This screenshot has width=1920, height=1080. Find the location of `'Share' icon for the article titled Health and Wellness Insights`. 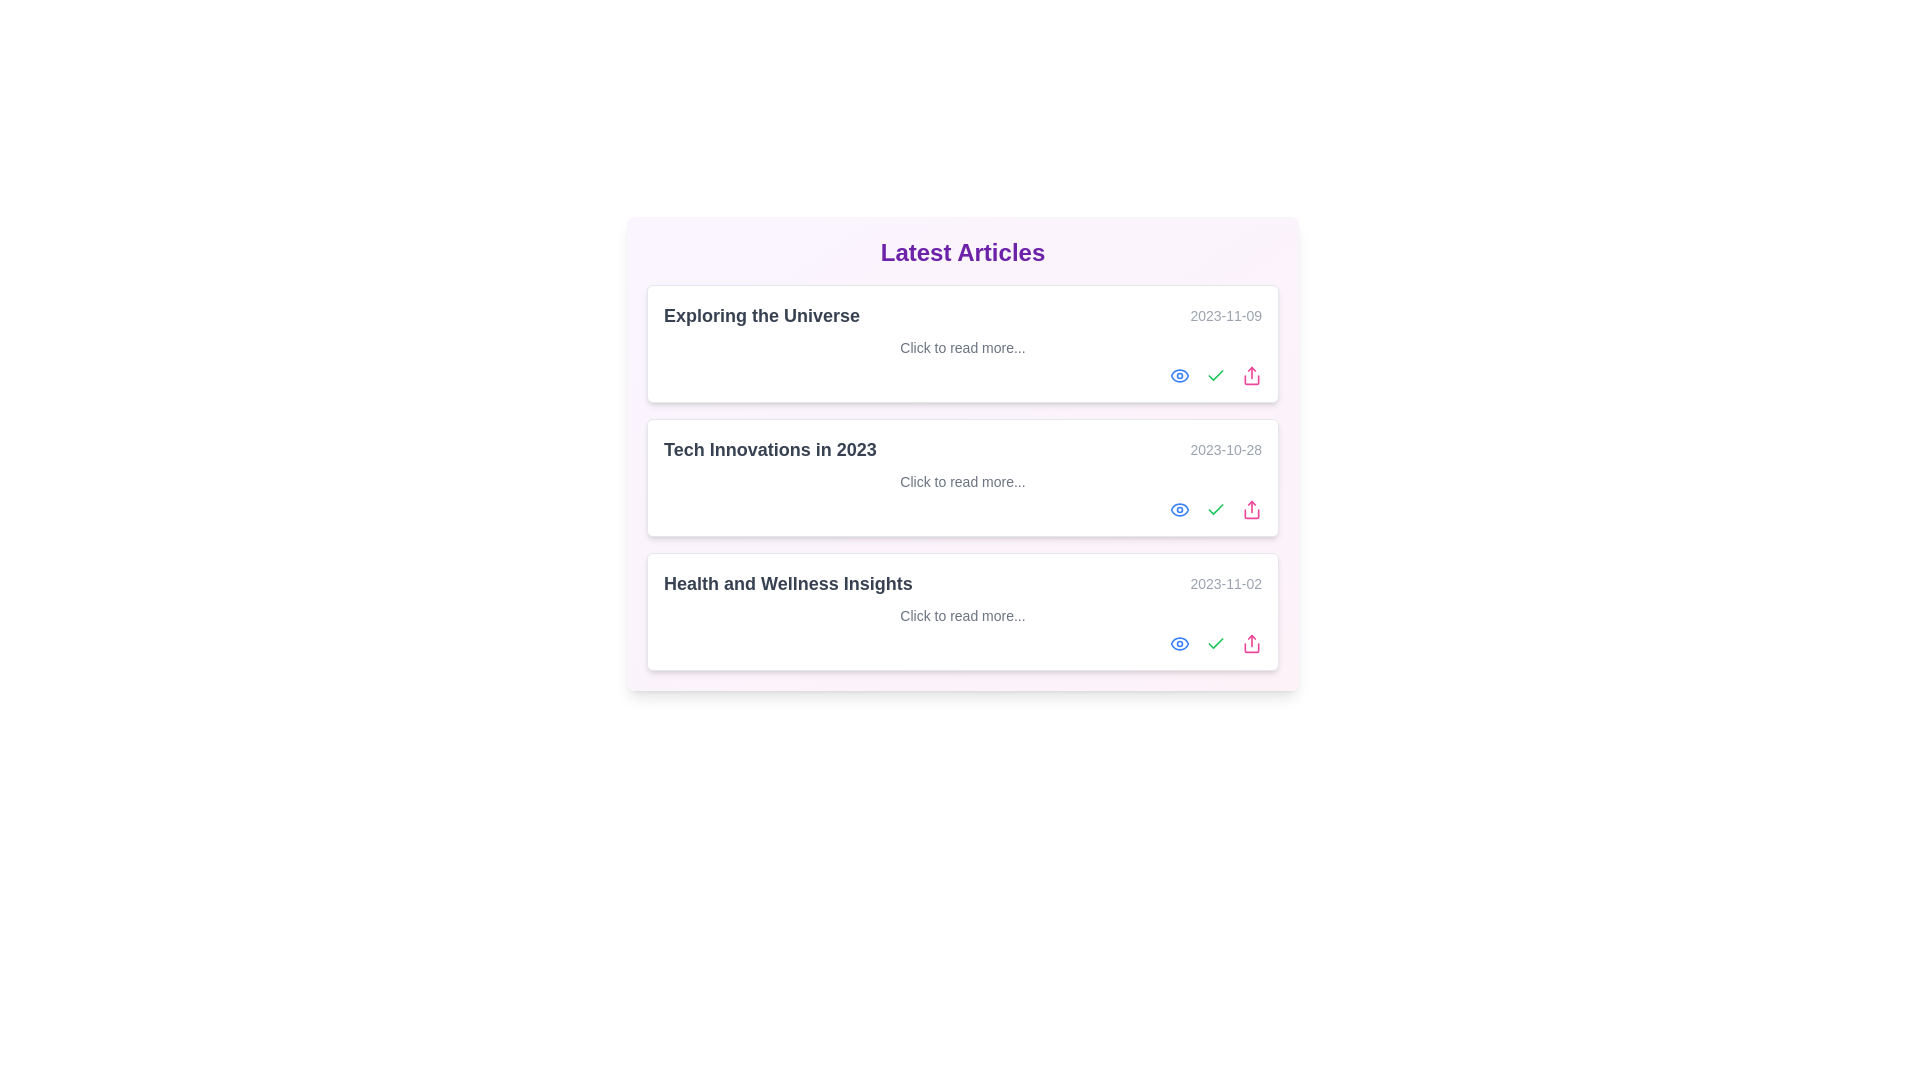

'Share' icon for the article titled Health and Wellness Insights is located at coordinates (1251, 644).